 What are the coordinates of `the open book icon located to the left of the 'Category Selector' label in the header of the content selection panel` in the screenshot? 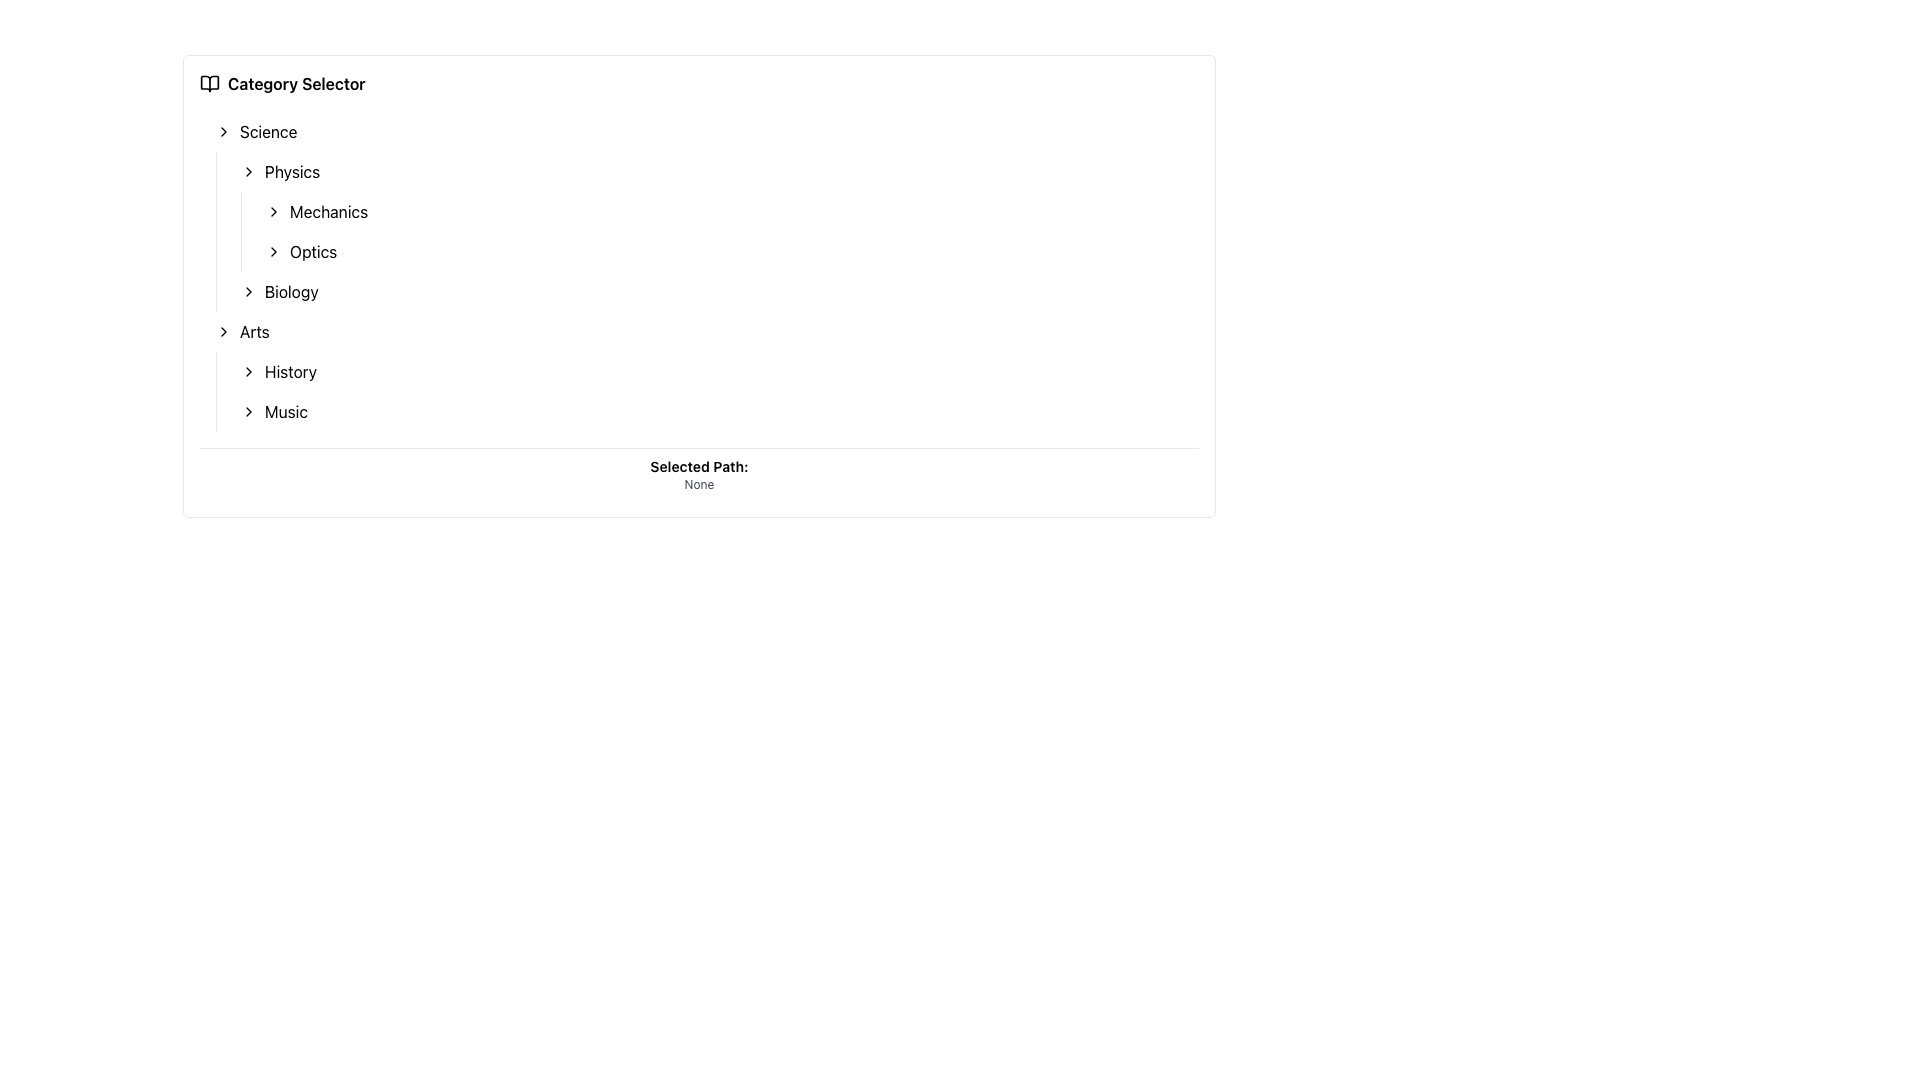 It's located at (210, 83).